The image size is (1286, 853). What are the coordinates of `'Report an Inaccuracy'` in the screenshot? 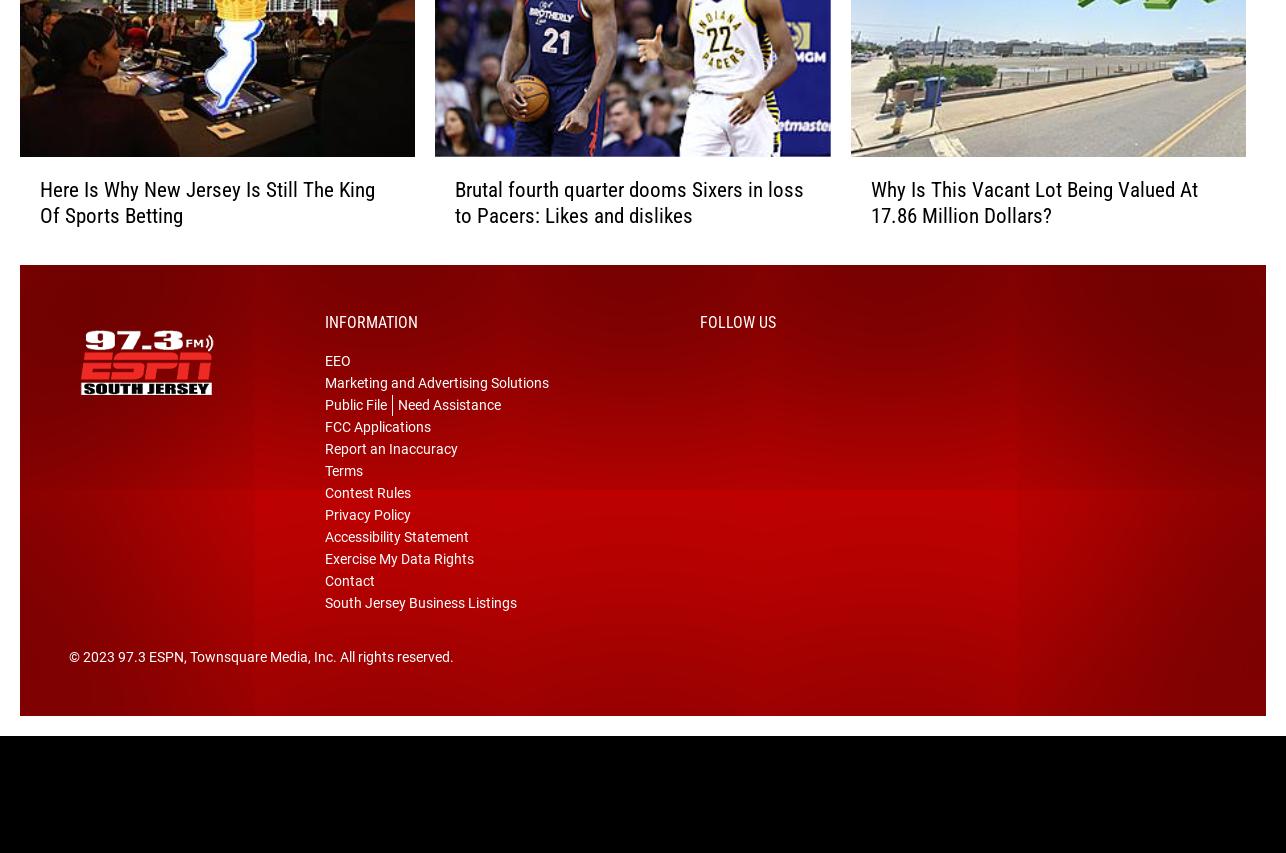 It's located at (390, 478).